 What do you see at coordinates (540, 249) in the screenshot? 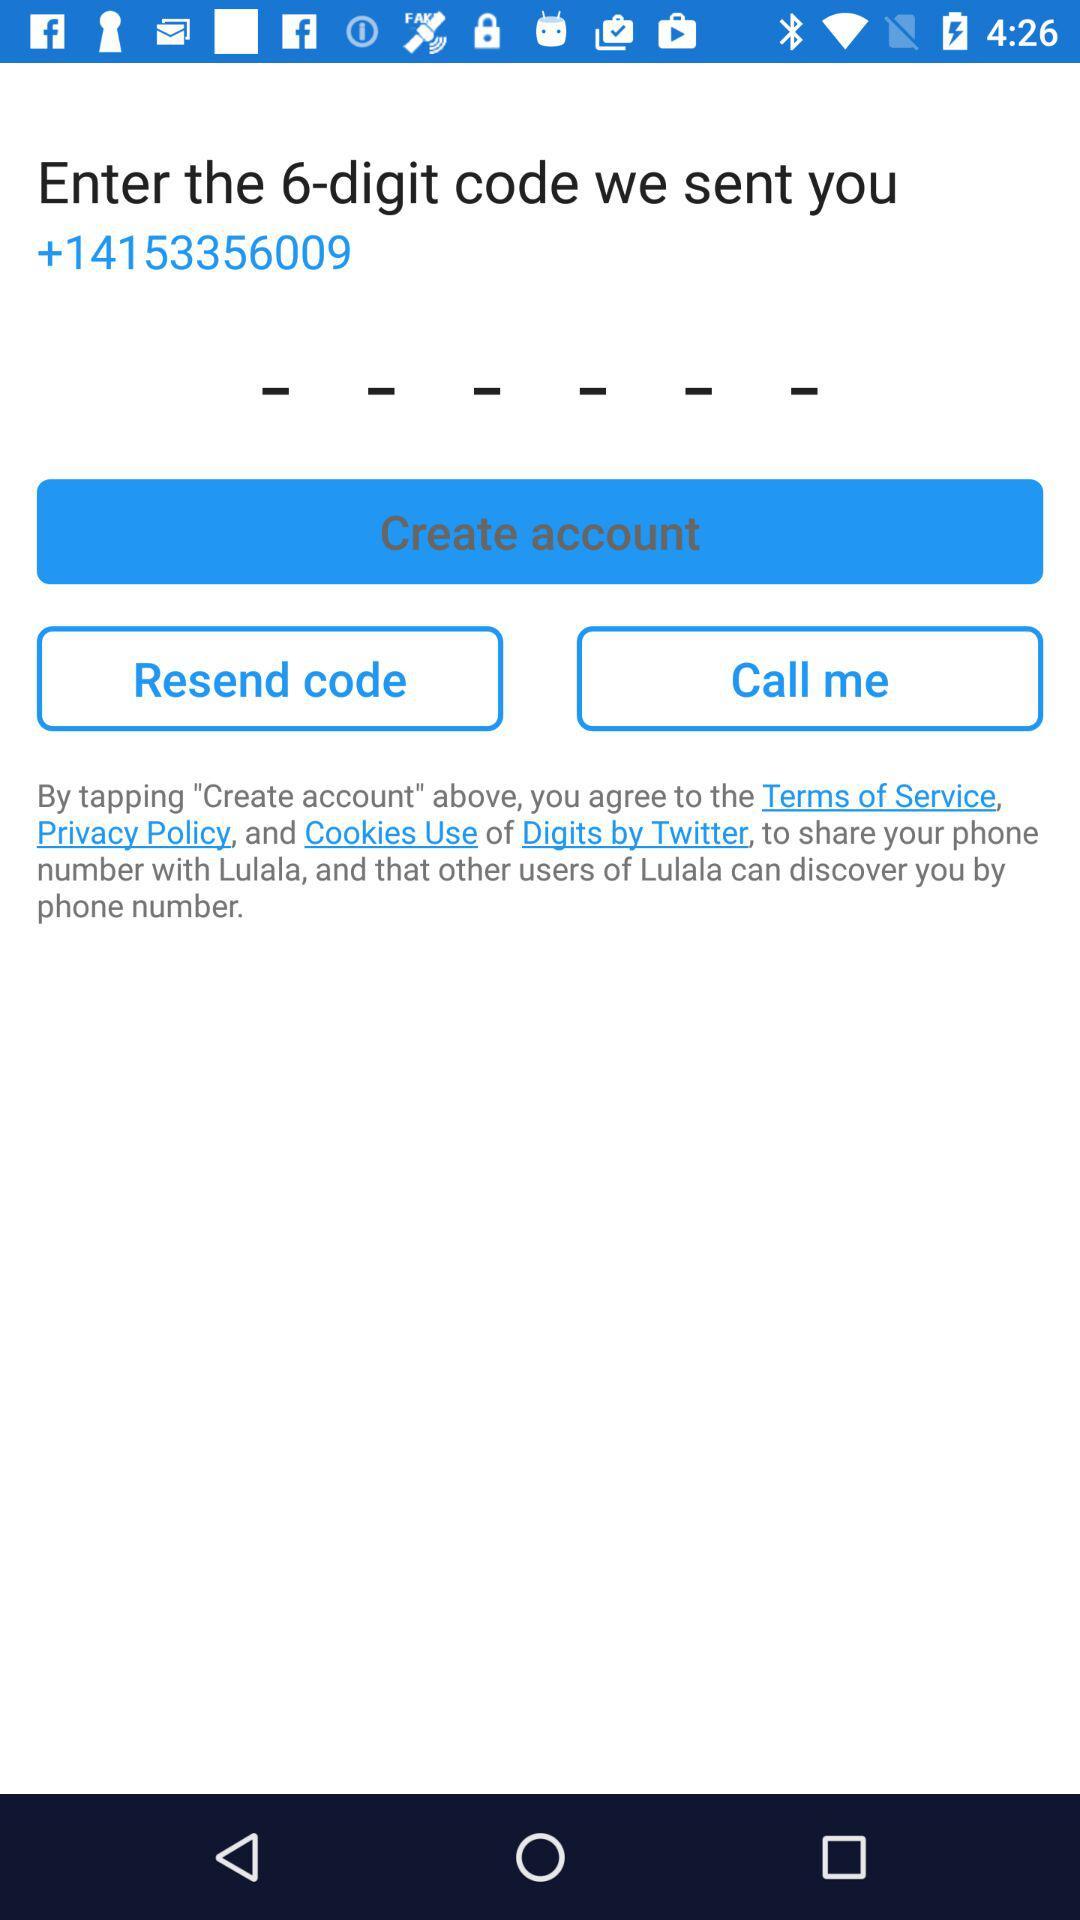
I see `app below enter the 6` at bounding box center [540, 249].